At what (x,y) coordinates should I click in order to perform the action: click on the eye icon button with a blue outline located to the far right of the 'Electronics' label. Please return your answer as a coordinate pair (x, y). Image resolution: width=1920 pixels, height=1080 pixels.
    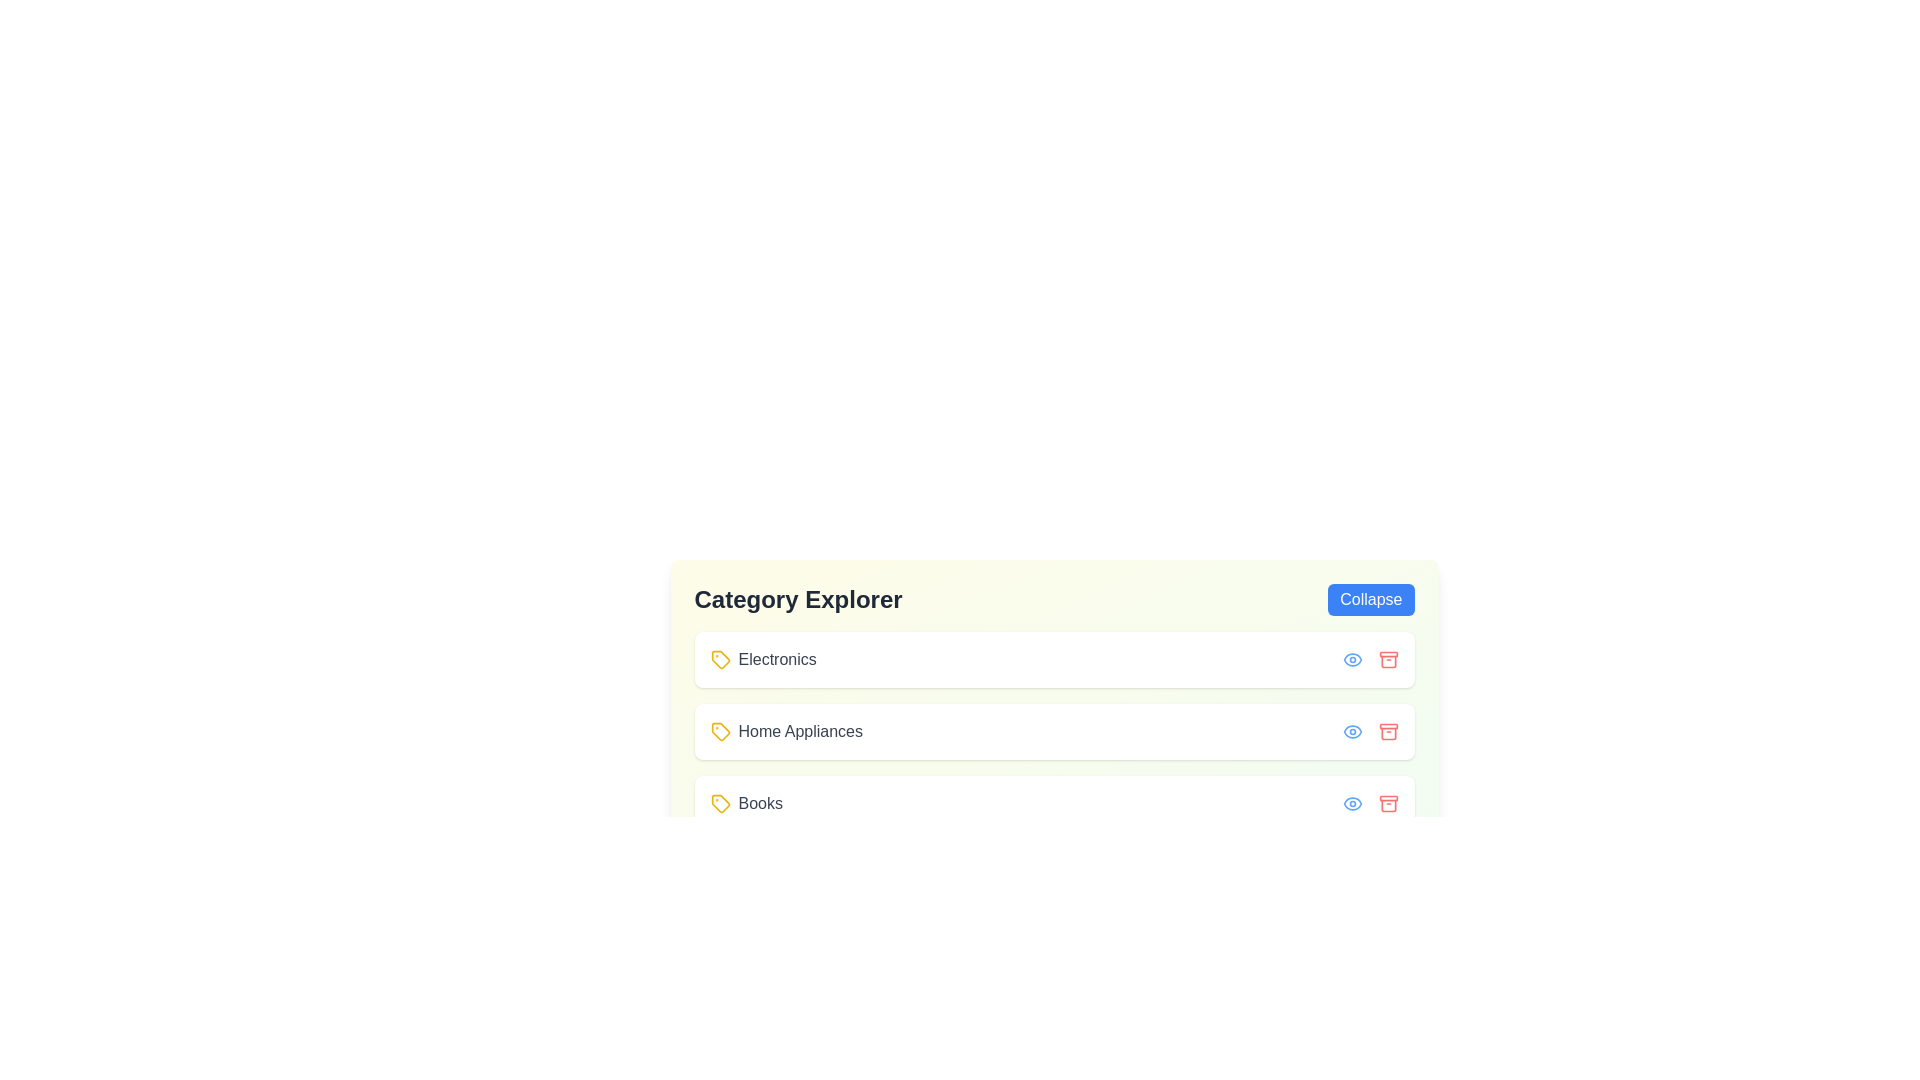
    Looking at the image, I should click on (1352, 802).